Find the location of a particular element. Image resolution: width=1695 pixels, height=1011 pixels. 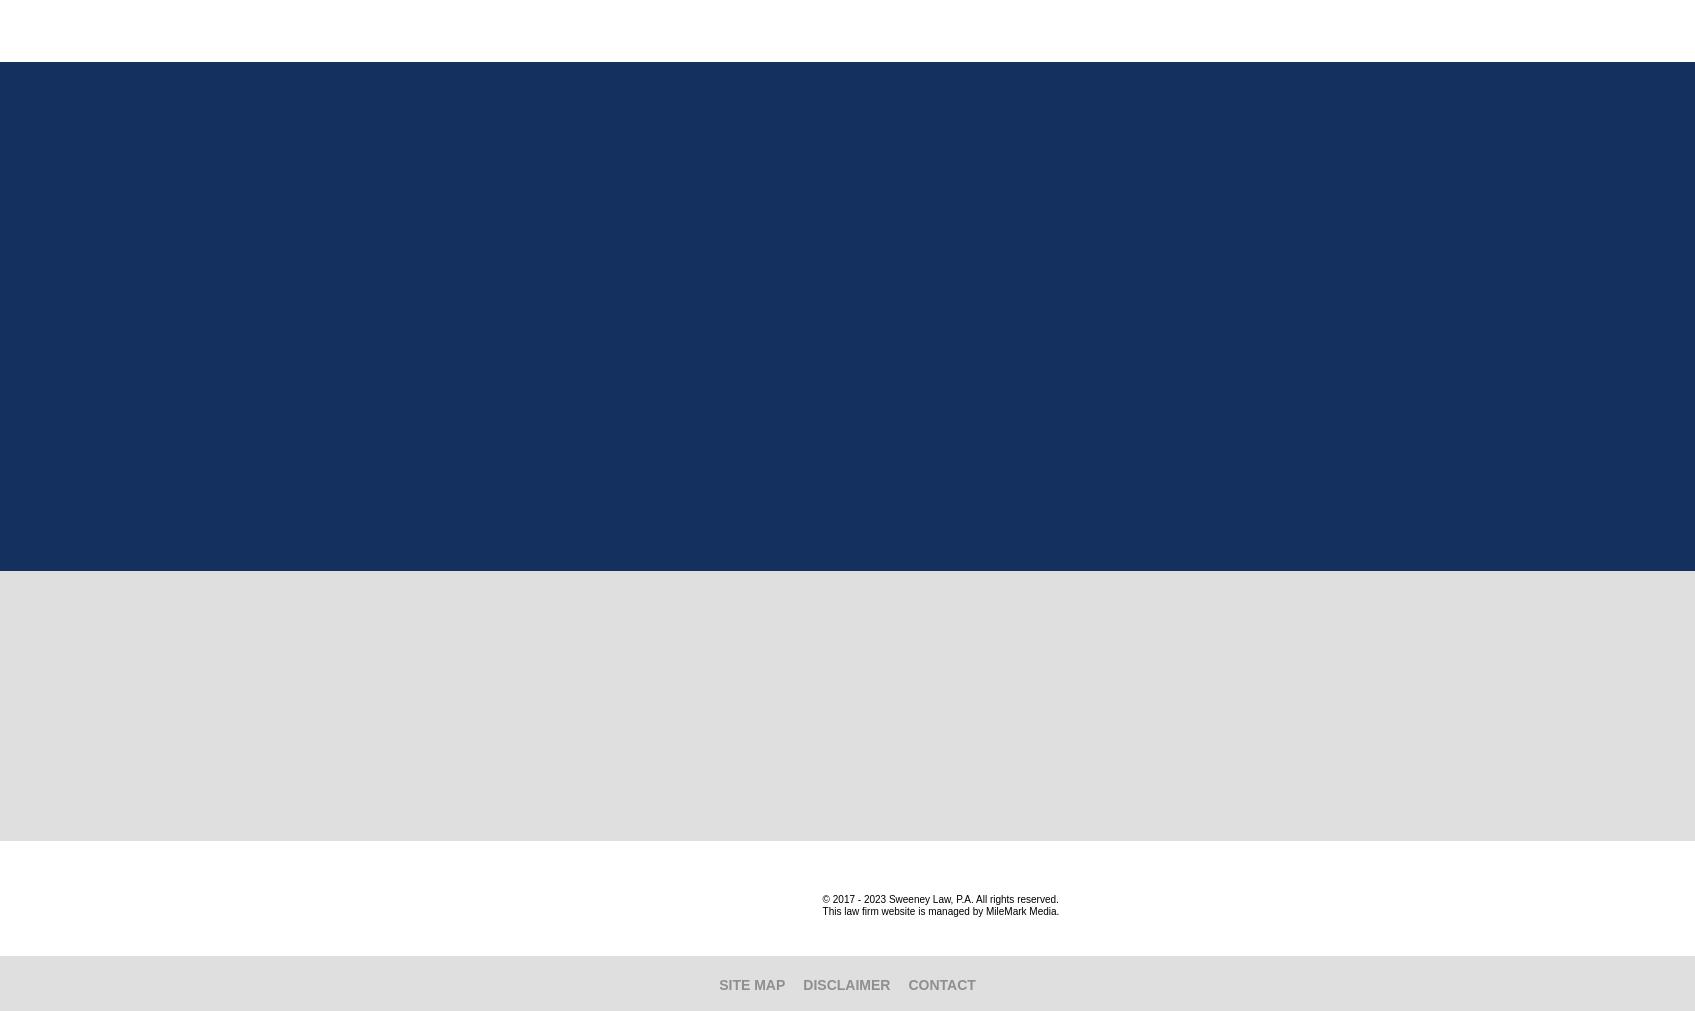

'Disclaimer' is located at coordinates (846, 985).